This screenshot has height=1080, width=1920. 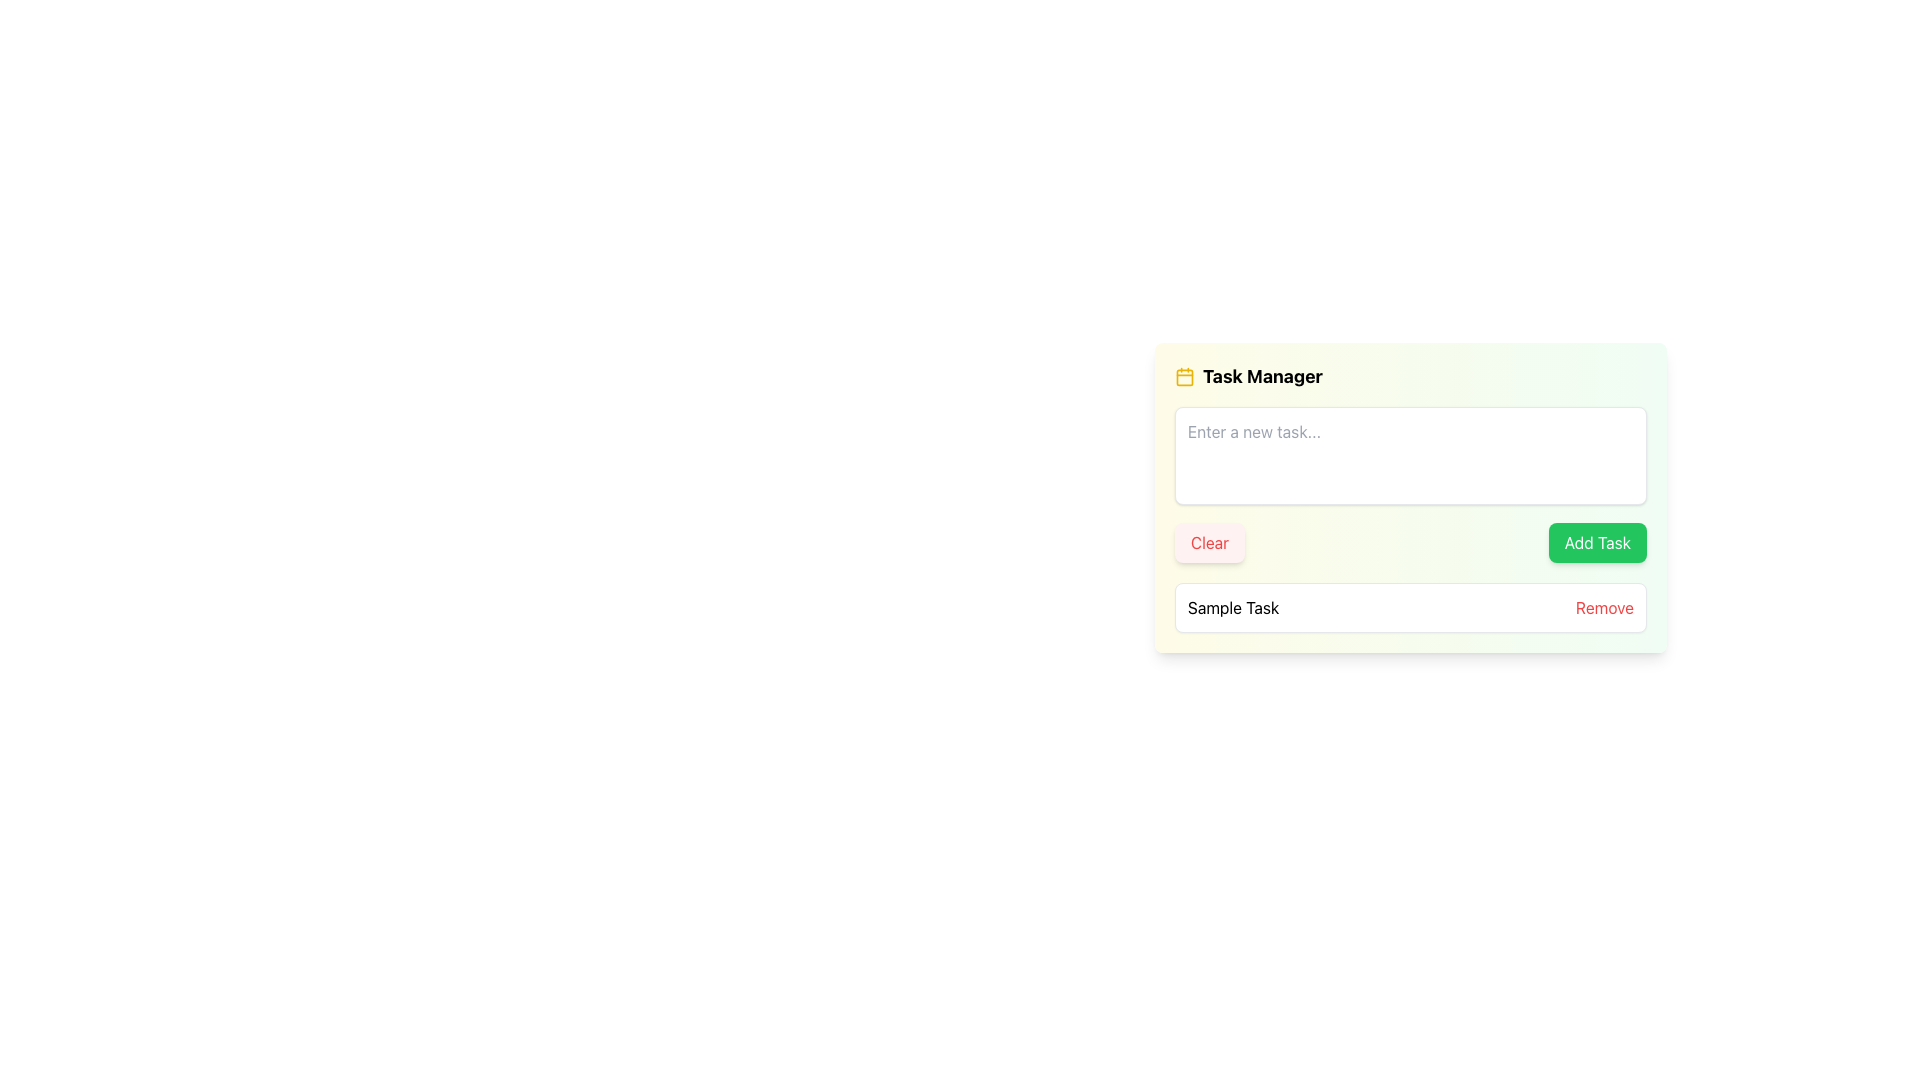 What do you see at coordinates (1185, 377) in the screenshot?
I see `the main inner body rectangle of the calendar icon, which is located to the left of the 'Task Manager' title` at bounding box center [1185, 377].